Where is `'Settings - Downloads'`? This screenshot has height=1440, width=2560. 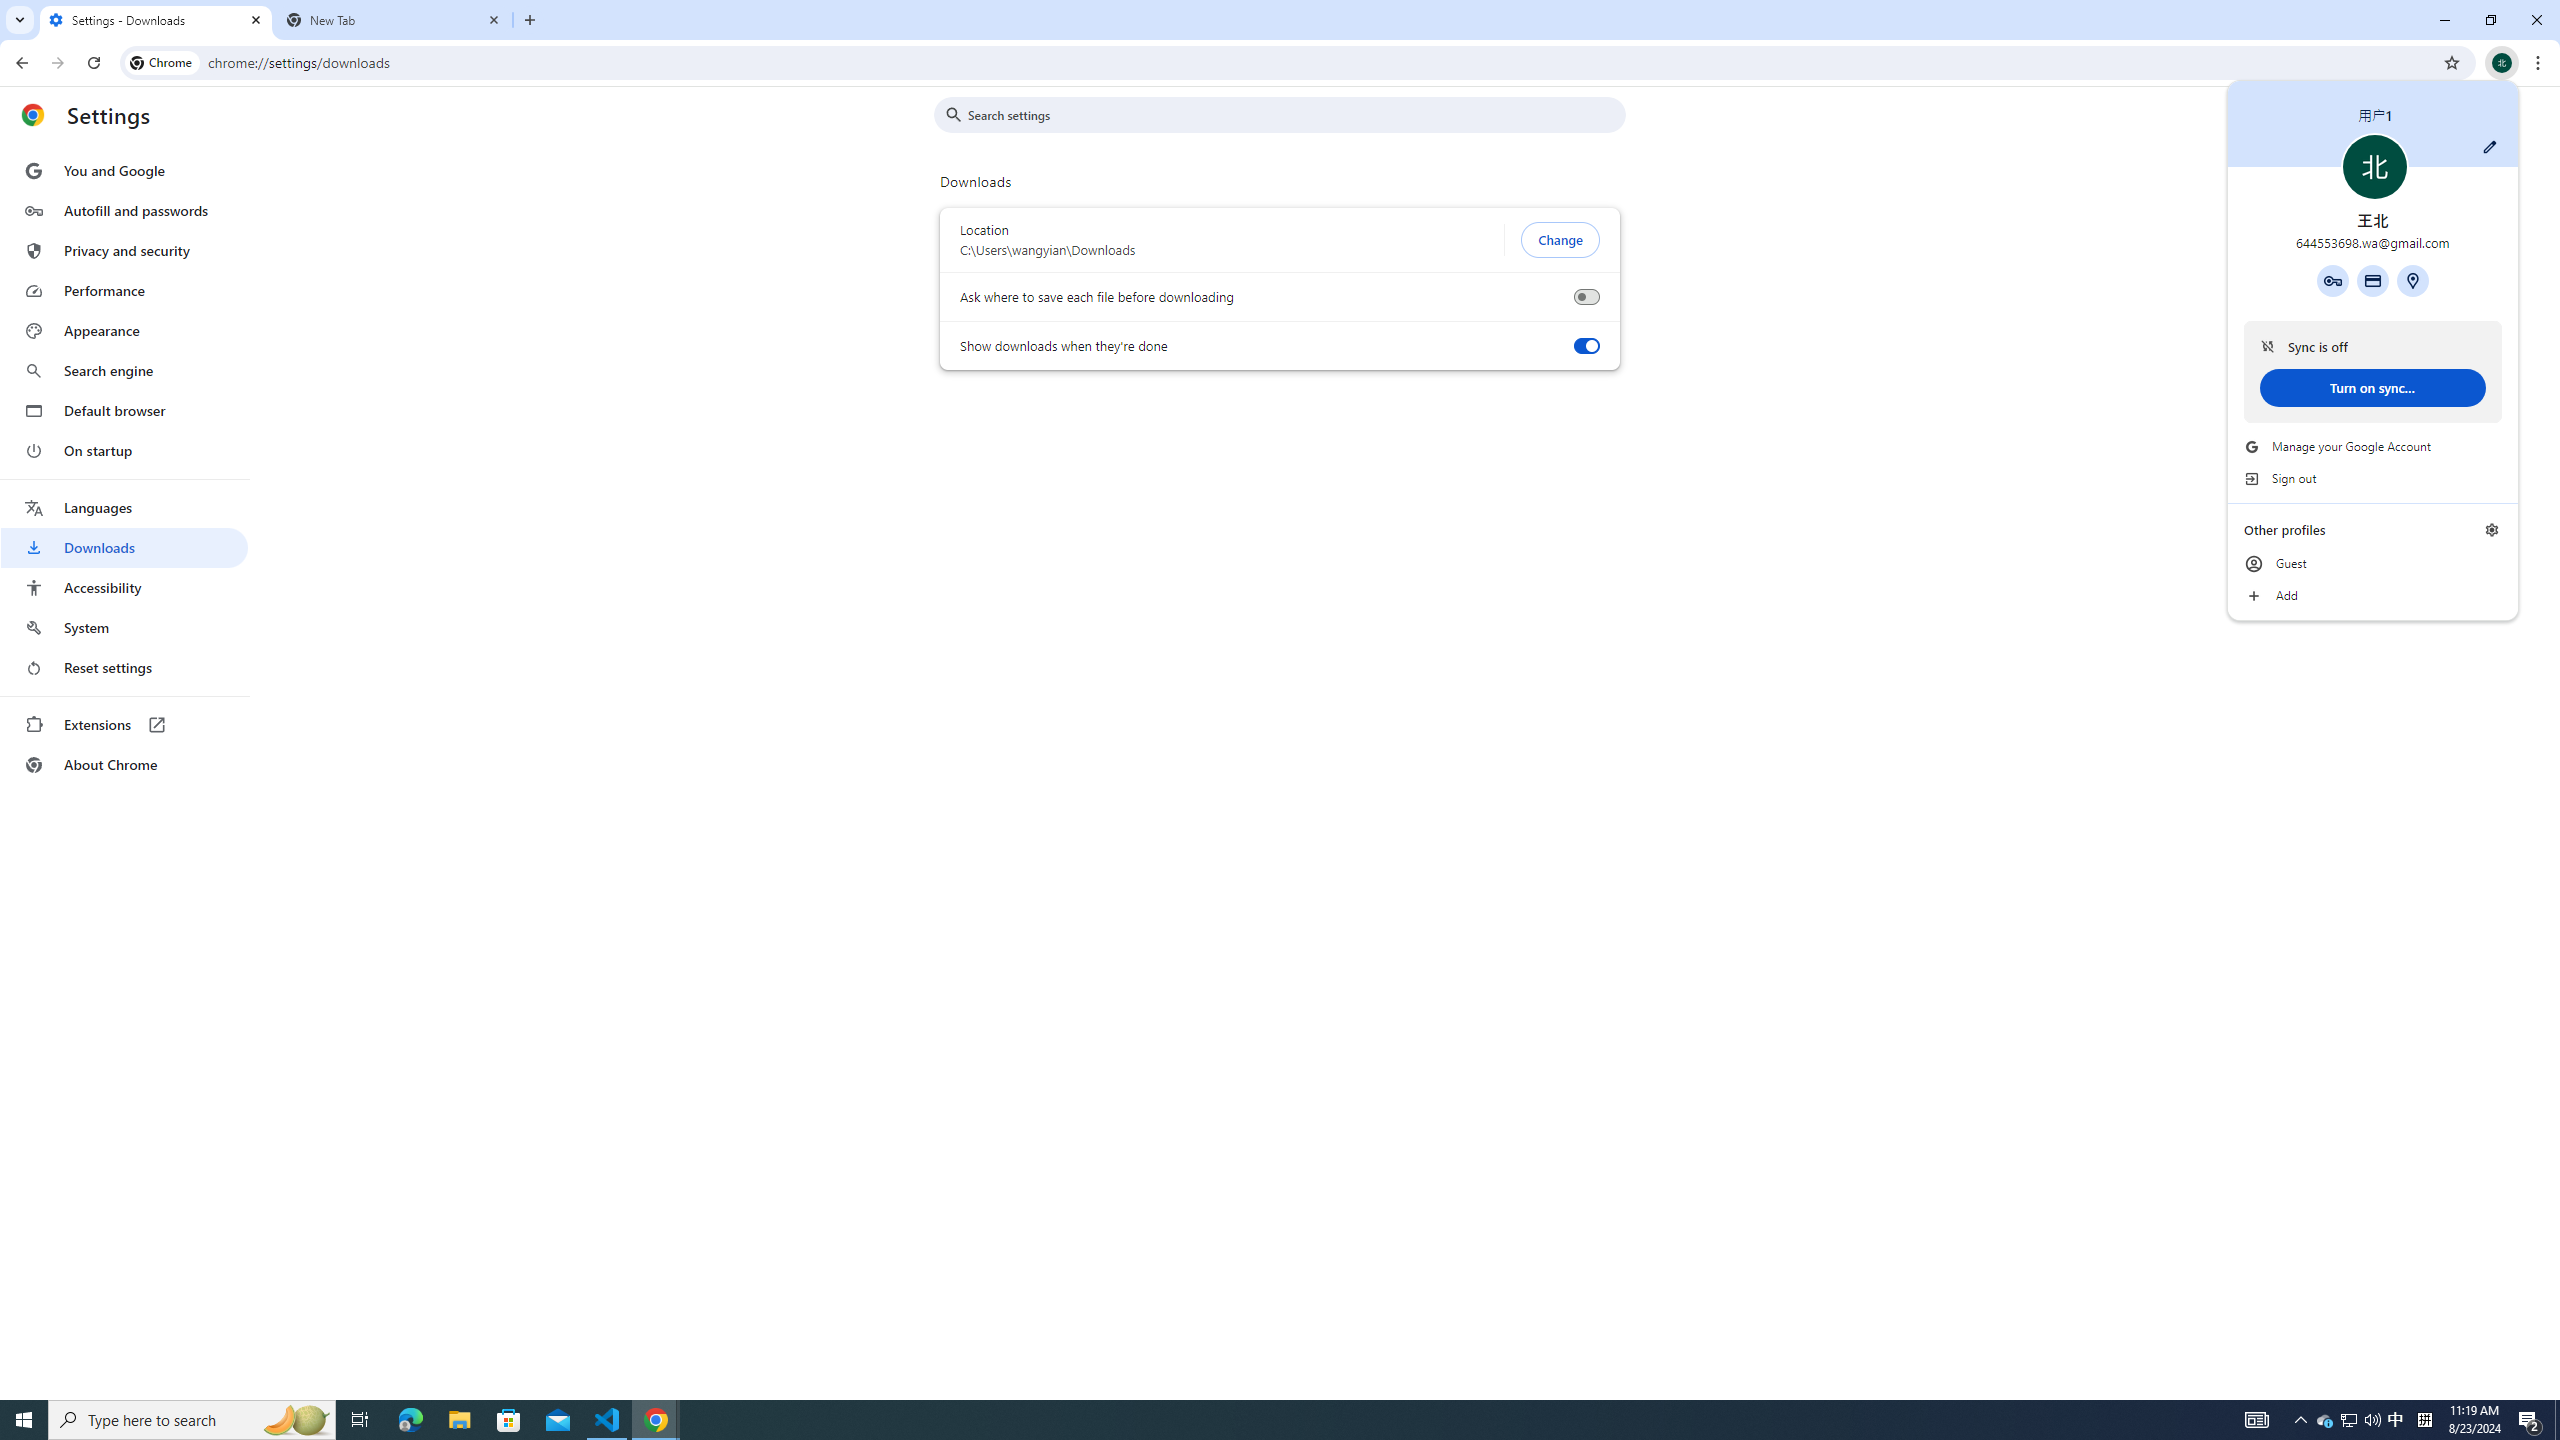 'Settings - Downloads' is located at coordinates (155, 19).